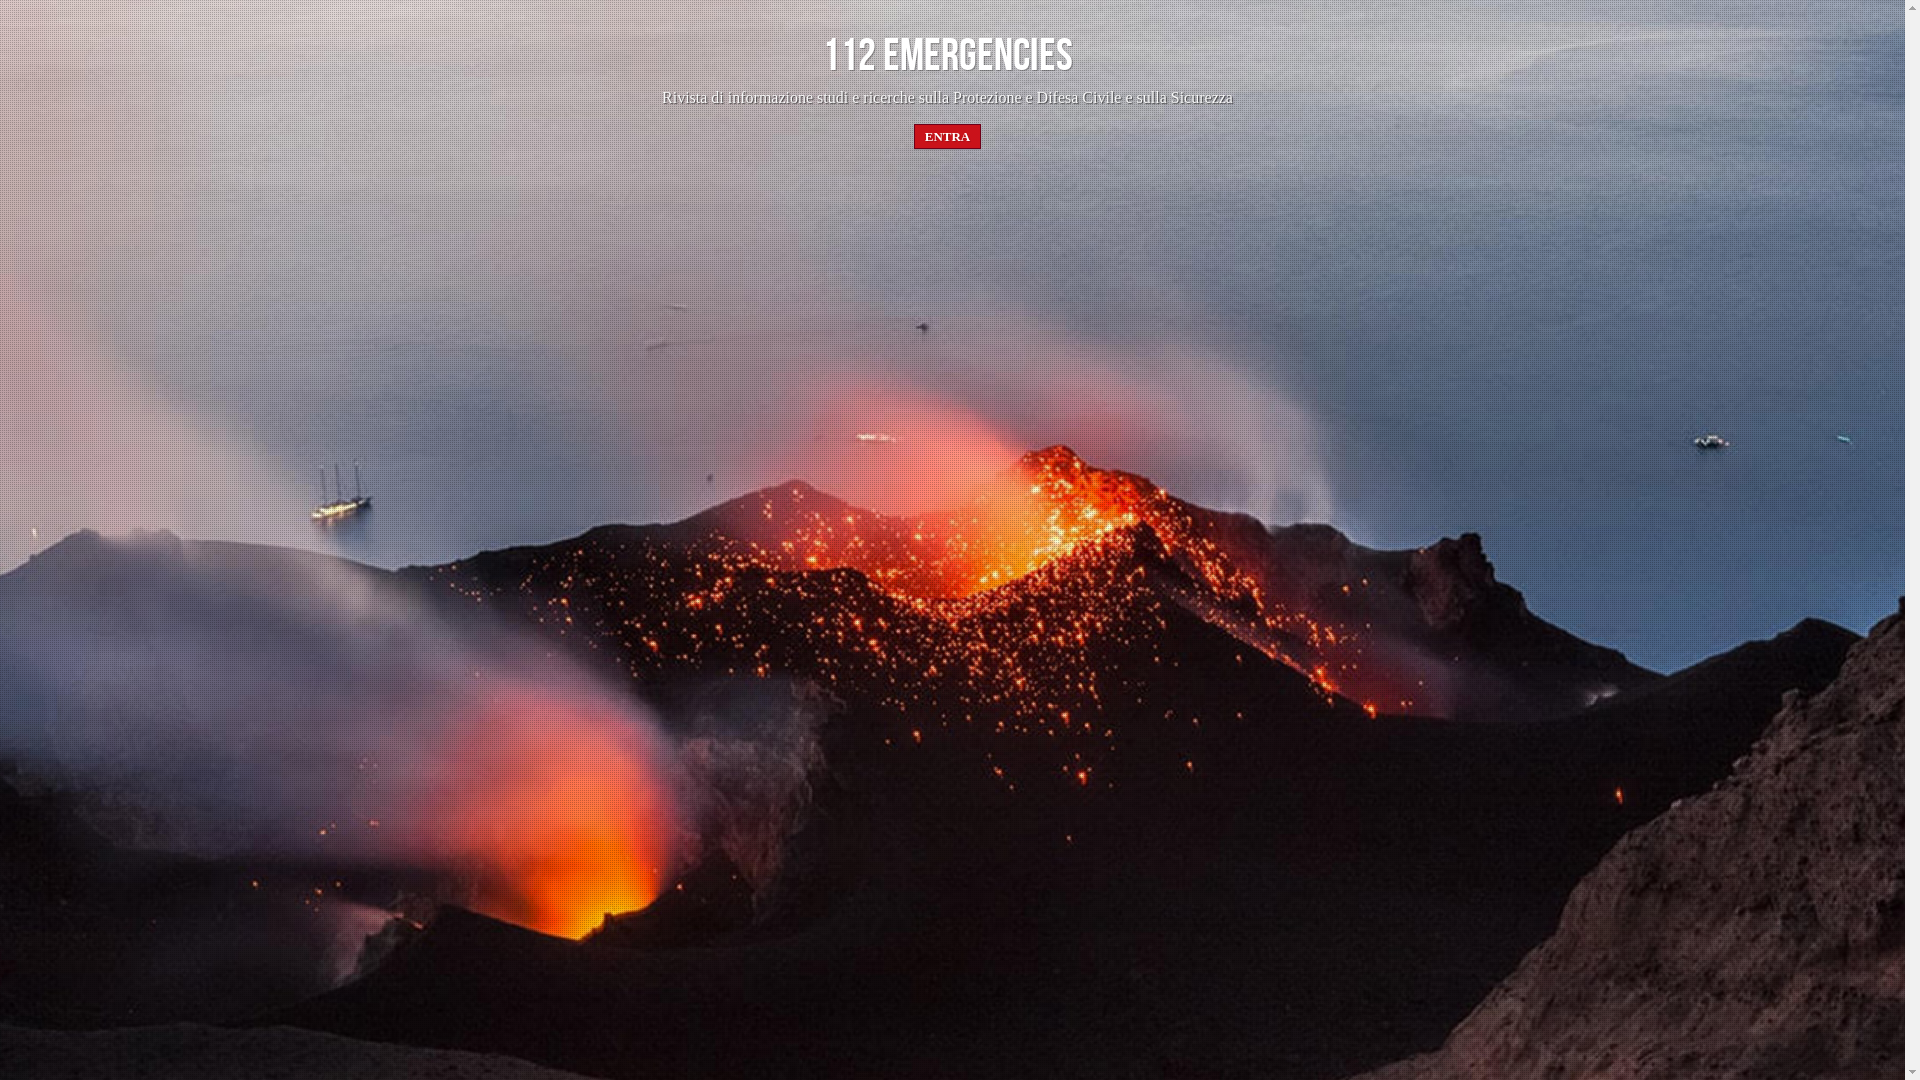 This screenshot has width=1920, height=1080. What do you see at coordinates (947, 135) in the screenshot?
I see `'ENTRA'` at bounding box center [947, 135].